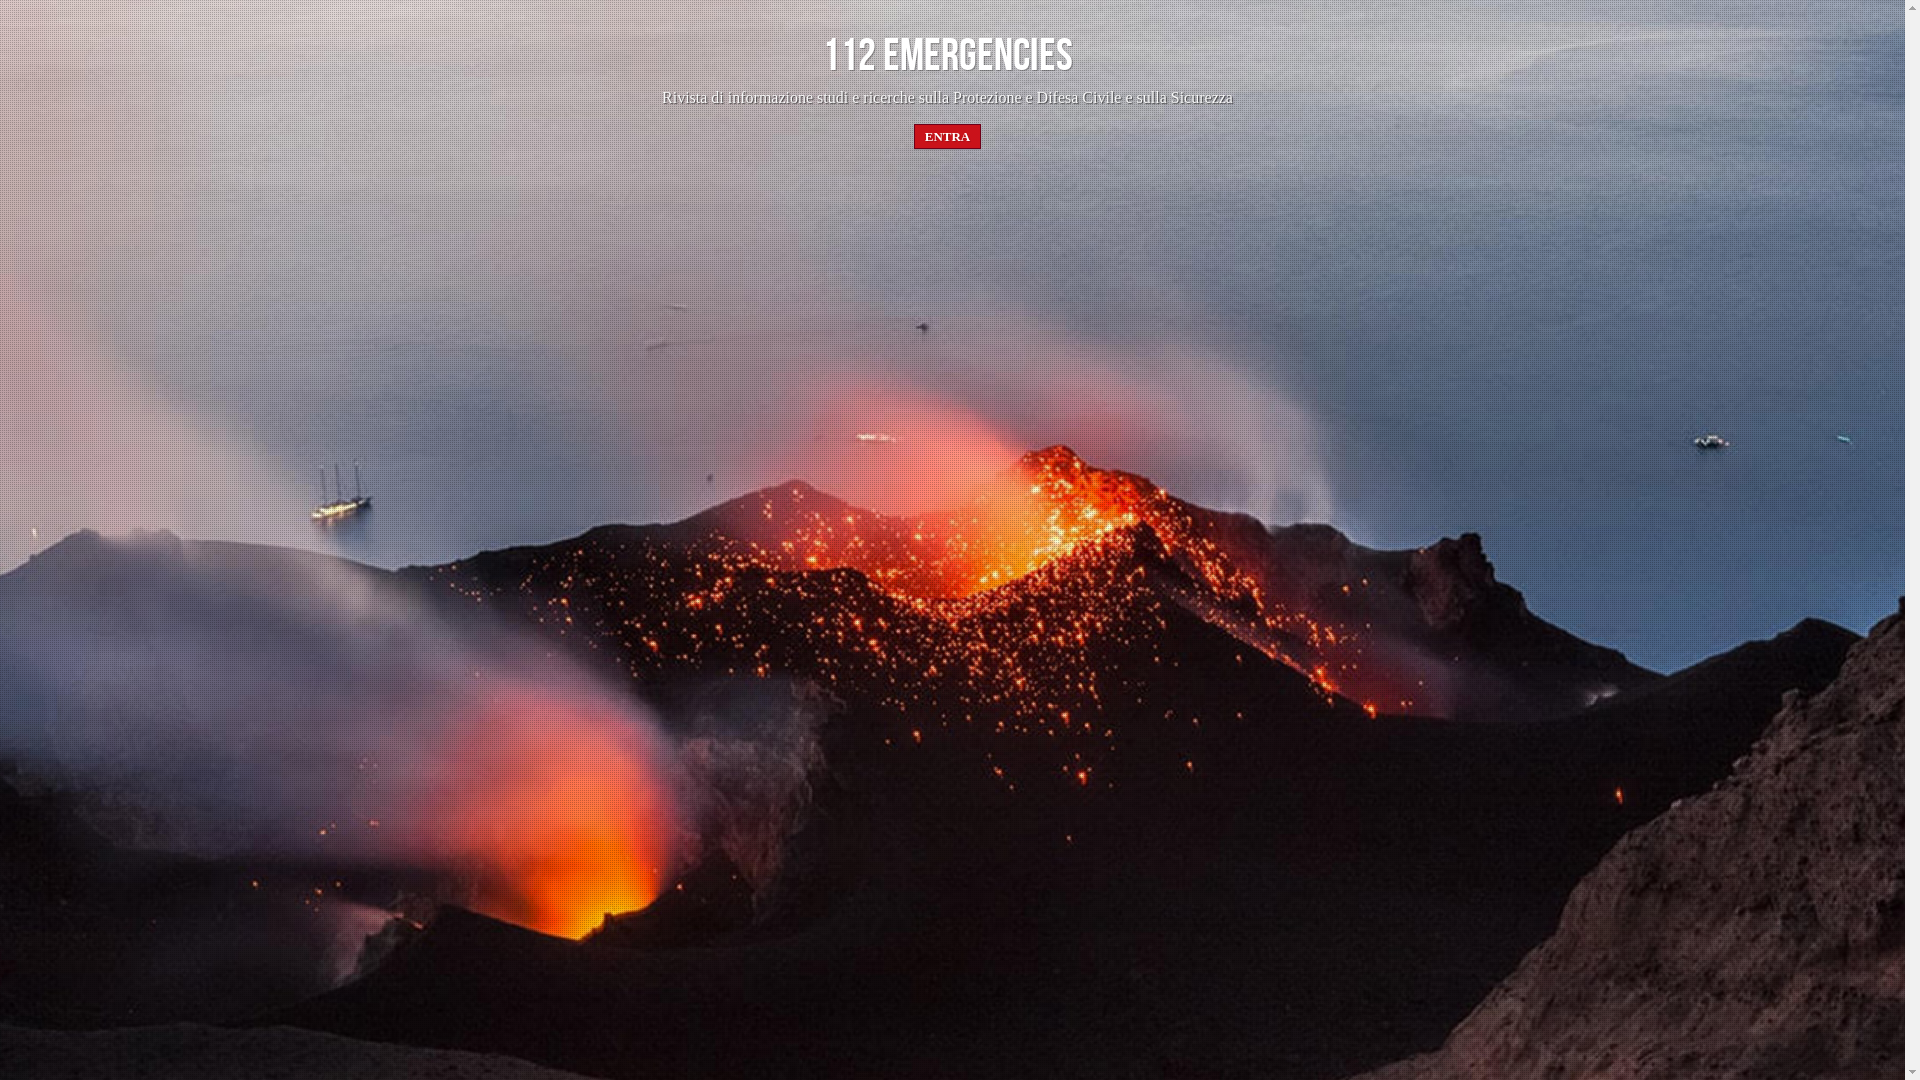 This screenshot has width=1920, height=1080. What do you see at coordinates (947, 135) in the screenshot?
I see `'ENTRA'` at bounding box center [947, 135].